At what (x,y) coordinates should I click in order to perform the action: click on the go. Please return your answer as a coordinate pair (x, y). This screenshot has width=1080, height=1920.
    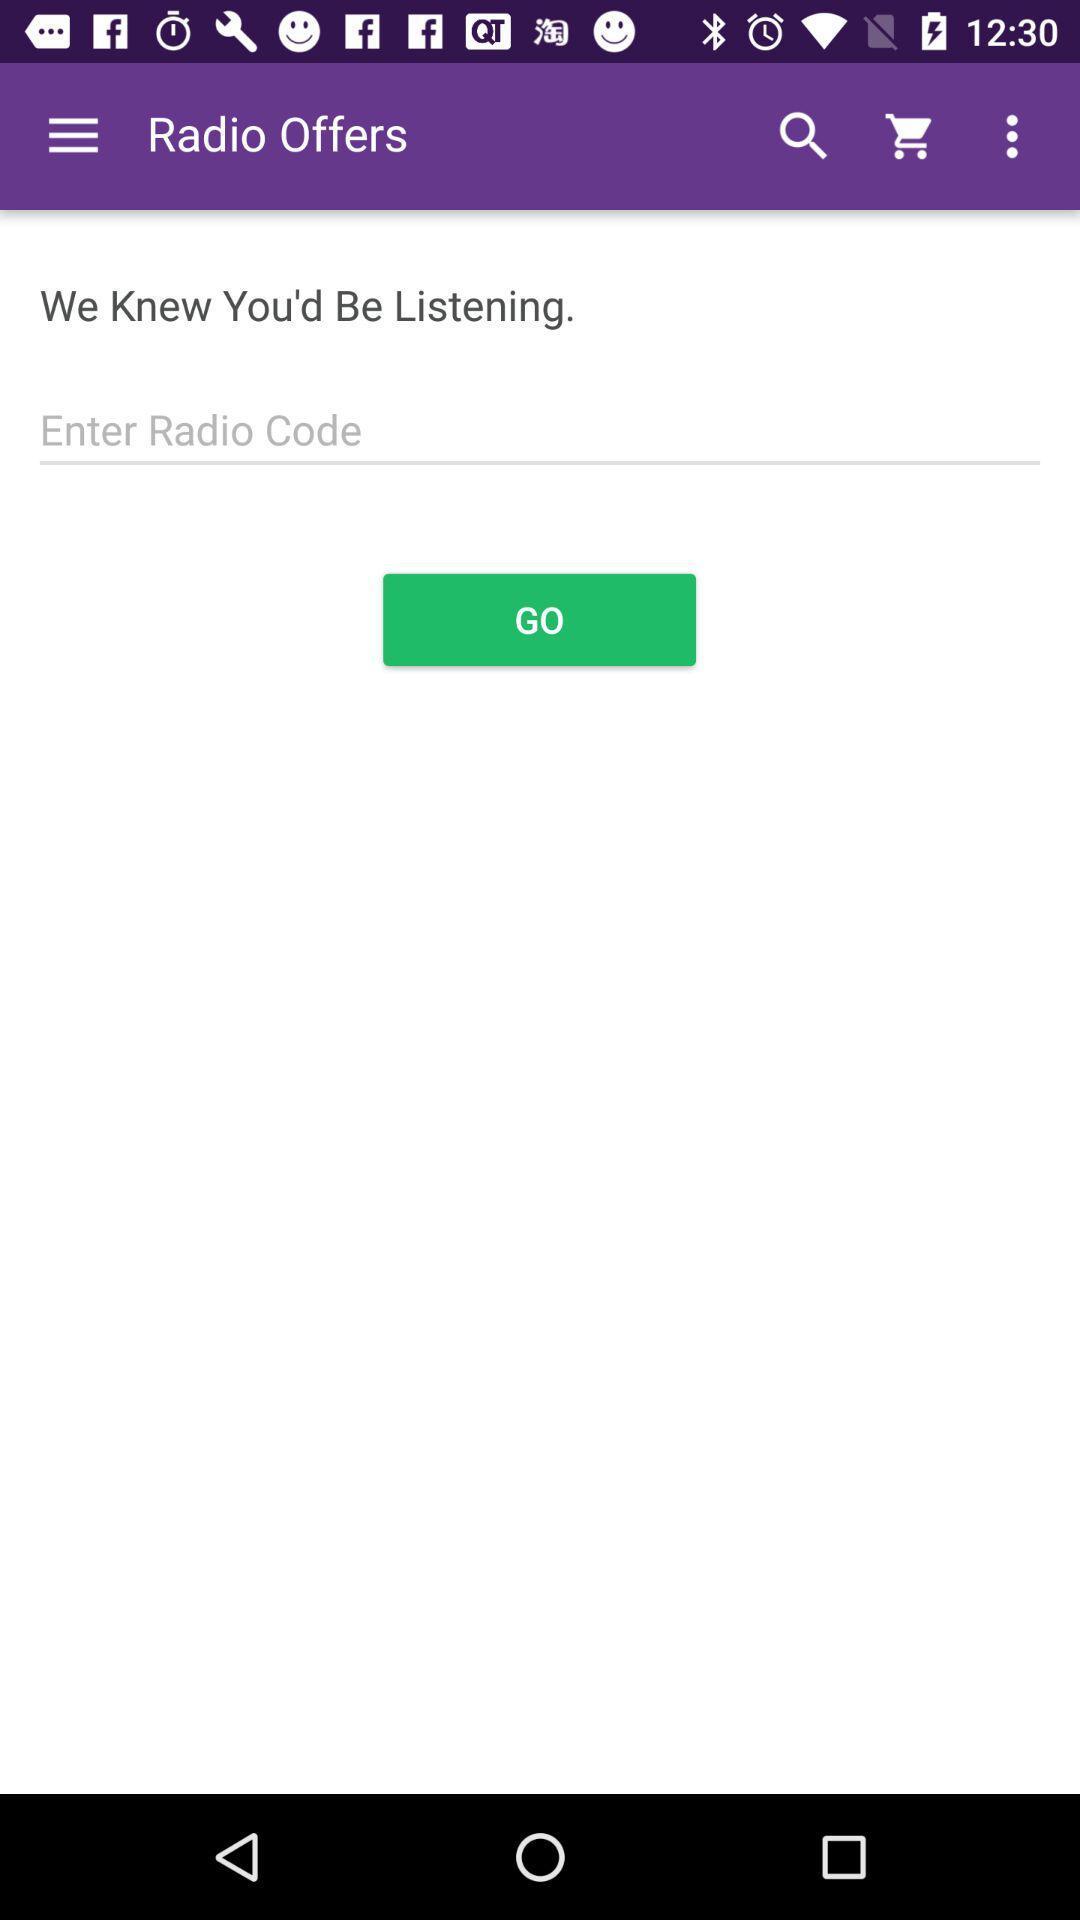
    Looking at the image, I should click on (538, 618).